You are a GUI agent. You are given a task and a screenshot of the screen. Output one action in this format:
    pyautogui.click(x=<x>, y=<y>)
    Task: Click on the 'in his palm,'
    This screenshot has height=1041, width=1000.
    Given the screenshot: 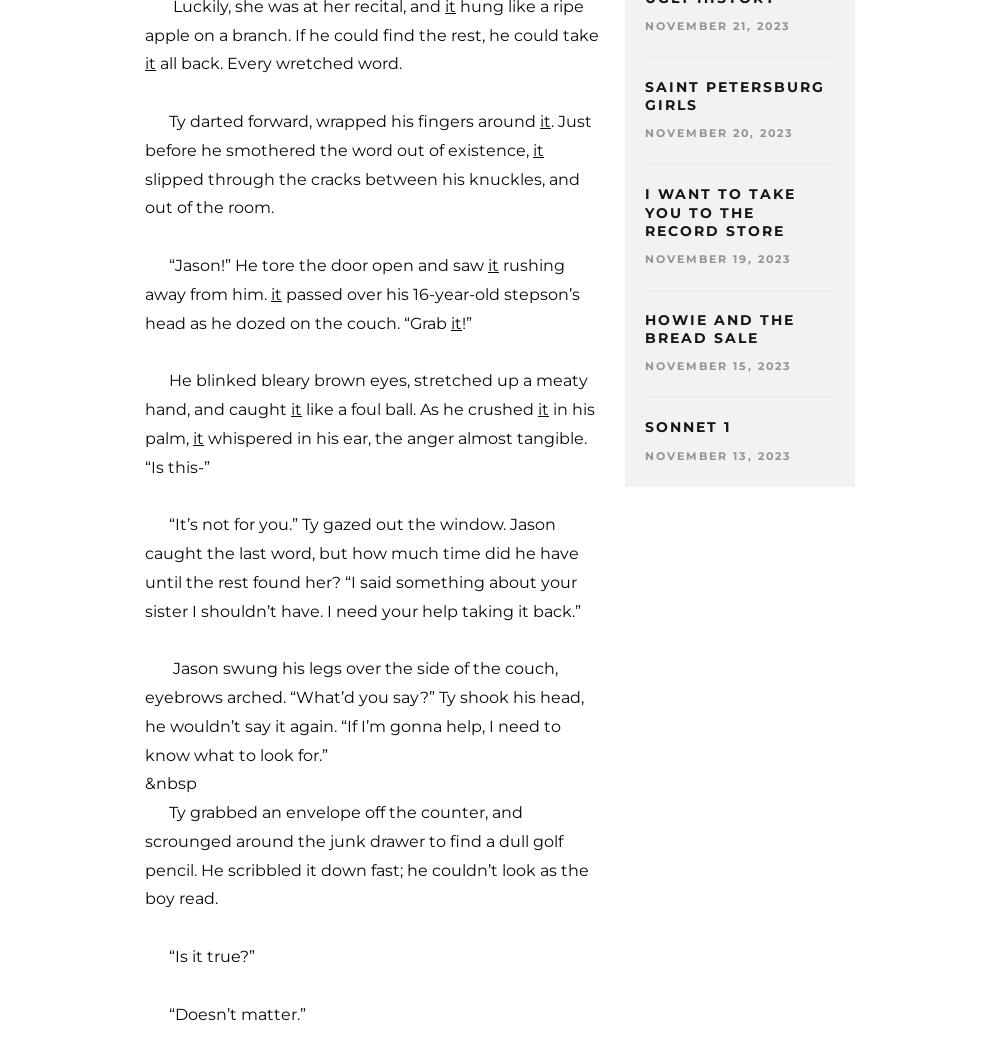 What is the action you would take?
    pyautogui.click(x=369, y=421)
    